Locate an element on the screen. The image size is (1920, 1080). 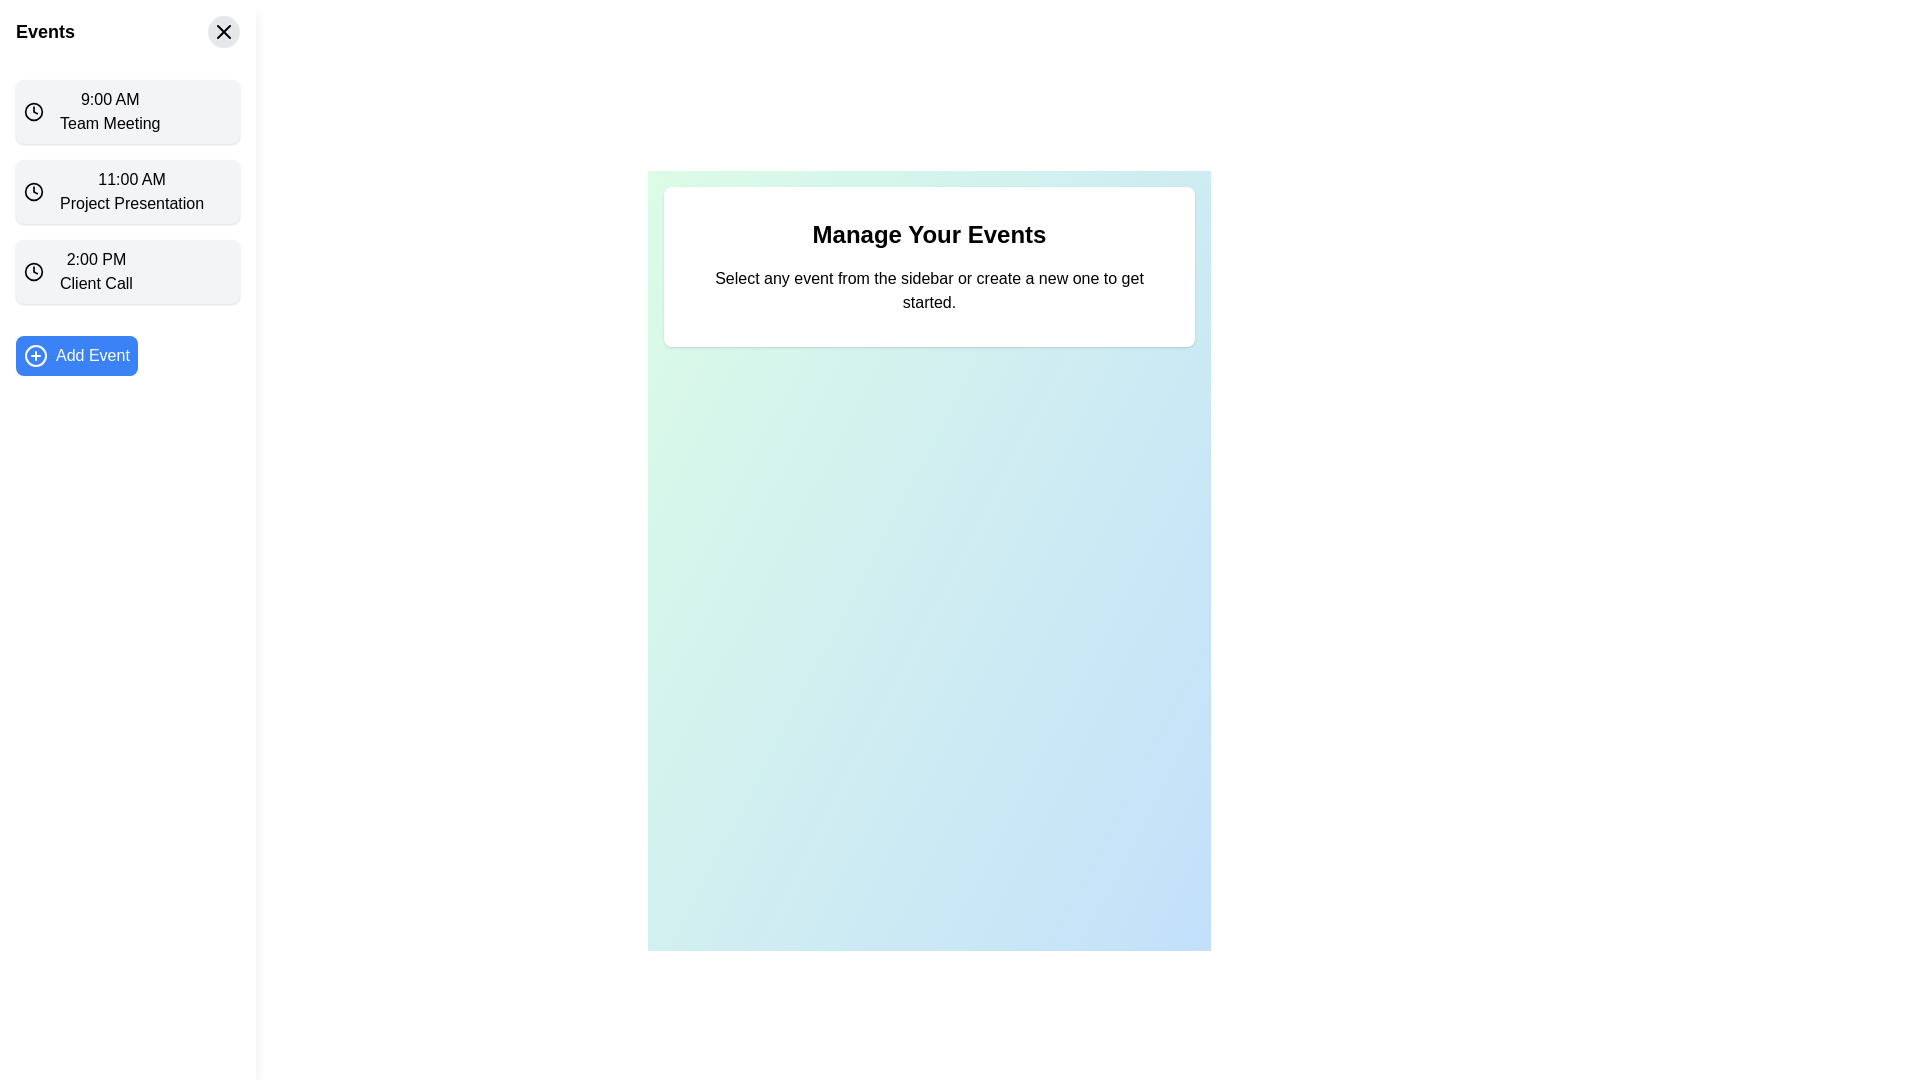
the static text label indicating the section for managing or viewing events, located at the top left of the sidebar is located at coordinates (45, 31).